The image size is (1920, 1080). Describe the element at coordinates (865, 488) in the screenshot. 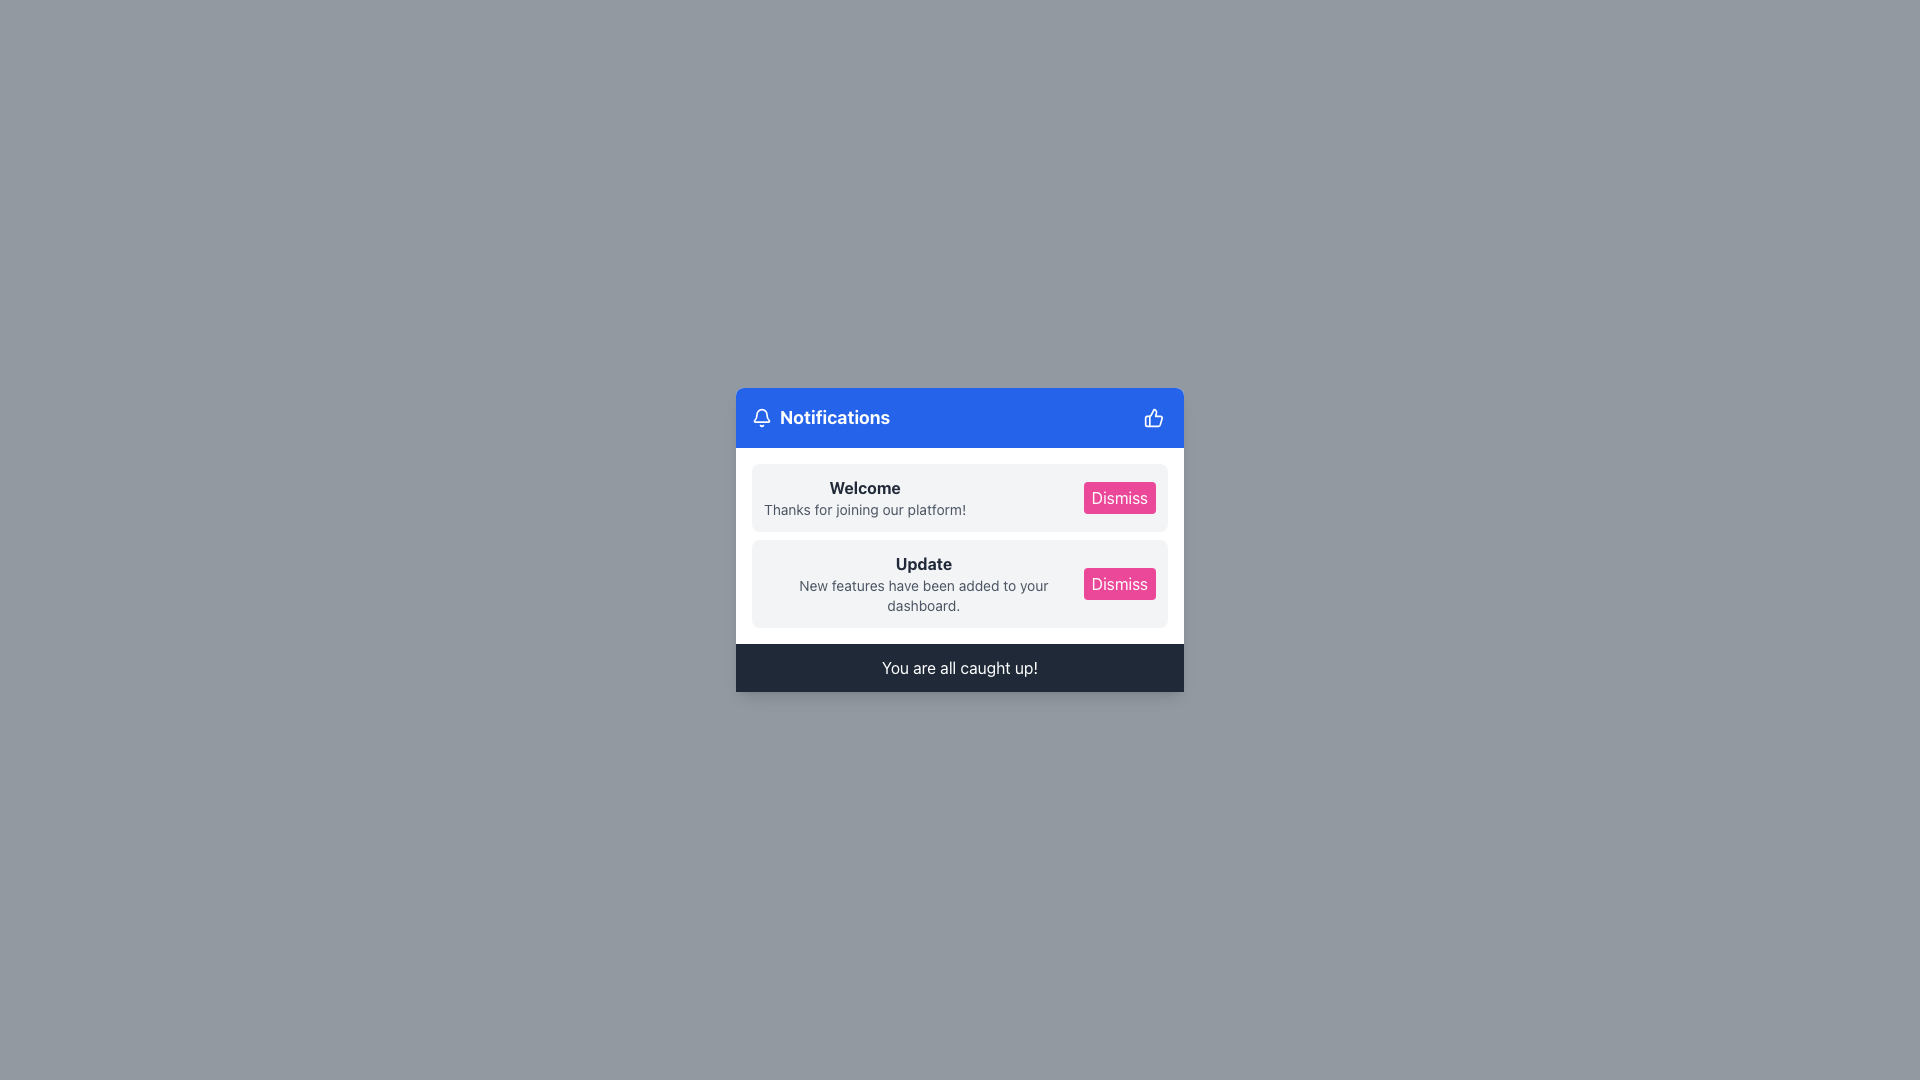

I see `text from the header of the notification message, which welcomes the user and is positioned above the message 'Thanks for joining our platform!'` at that location.